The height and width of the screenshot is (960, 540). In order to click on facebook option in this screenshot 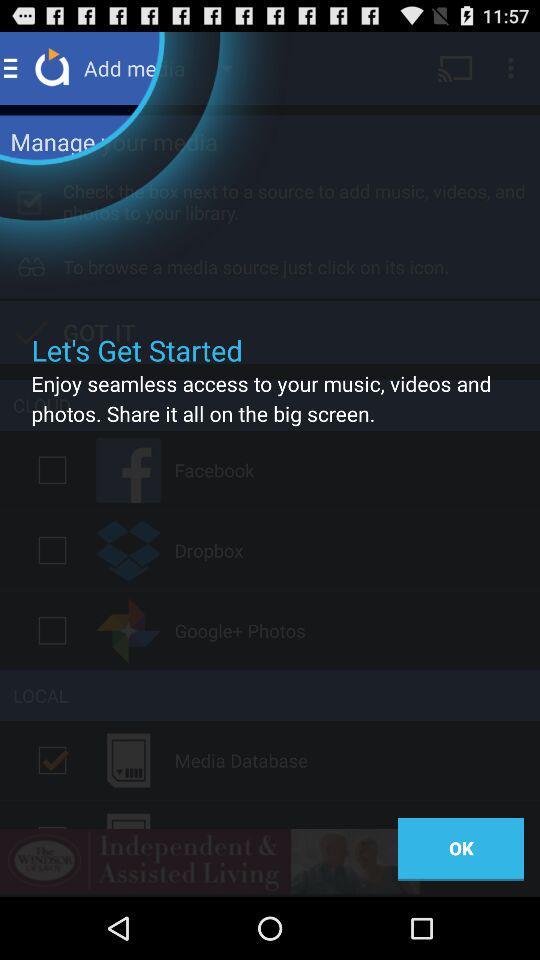, I will do `click(52, 470)`.